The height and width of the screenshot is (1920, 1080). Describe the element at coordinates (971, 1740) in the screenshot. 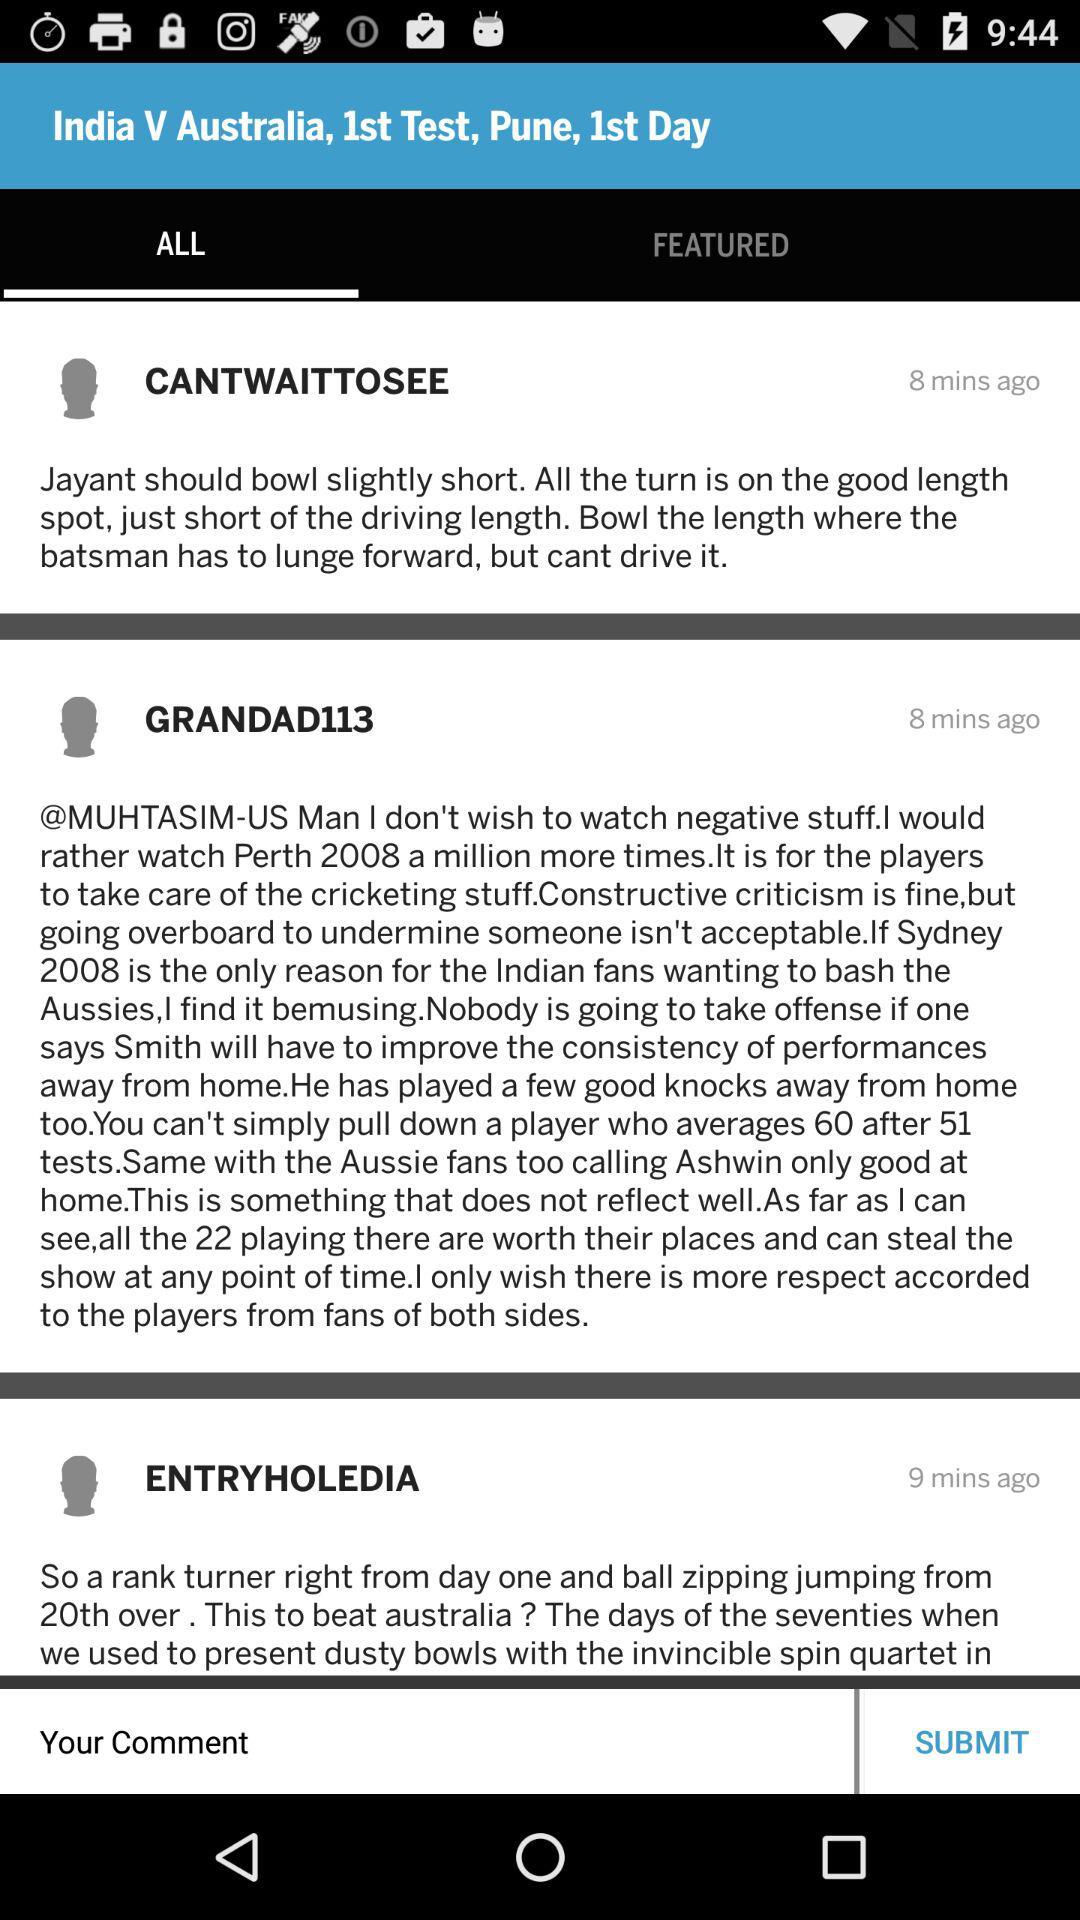

I see `the submit icon` at that location.